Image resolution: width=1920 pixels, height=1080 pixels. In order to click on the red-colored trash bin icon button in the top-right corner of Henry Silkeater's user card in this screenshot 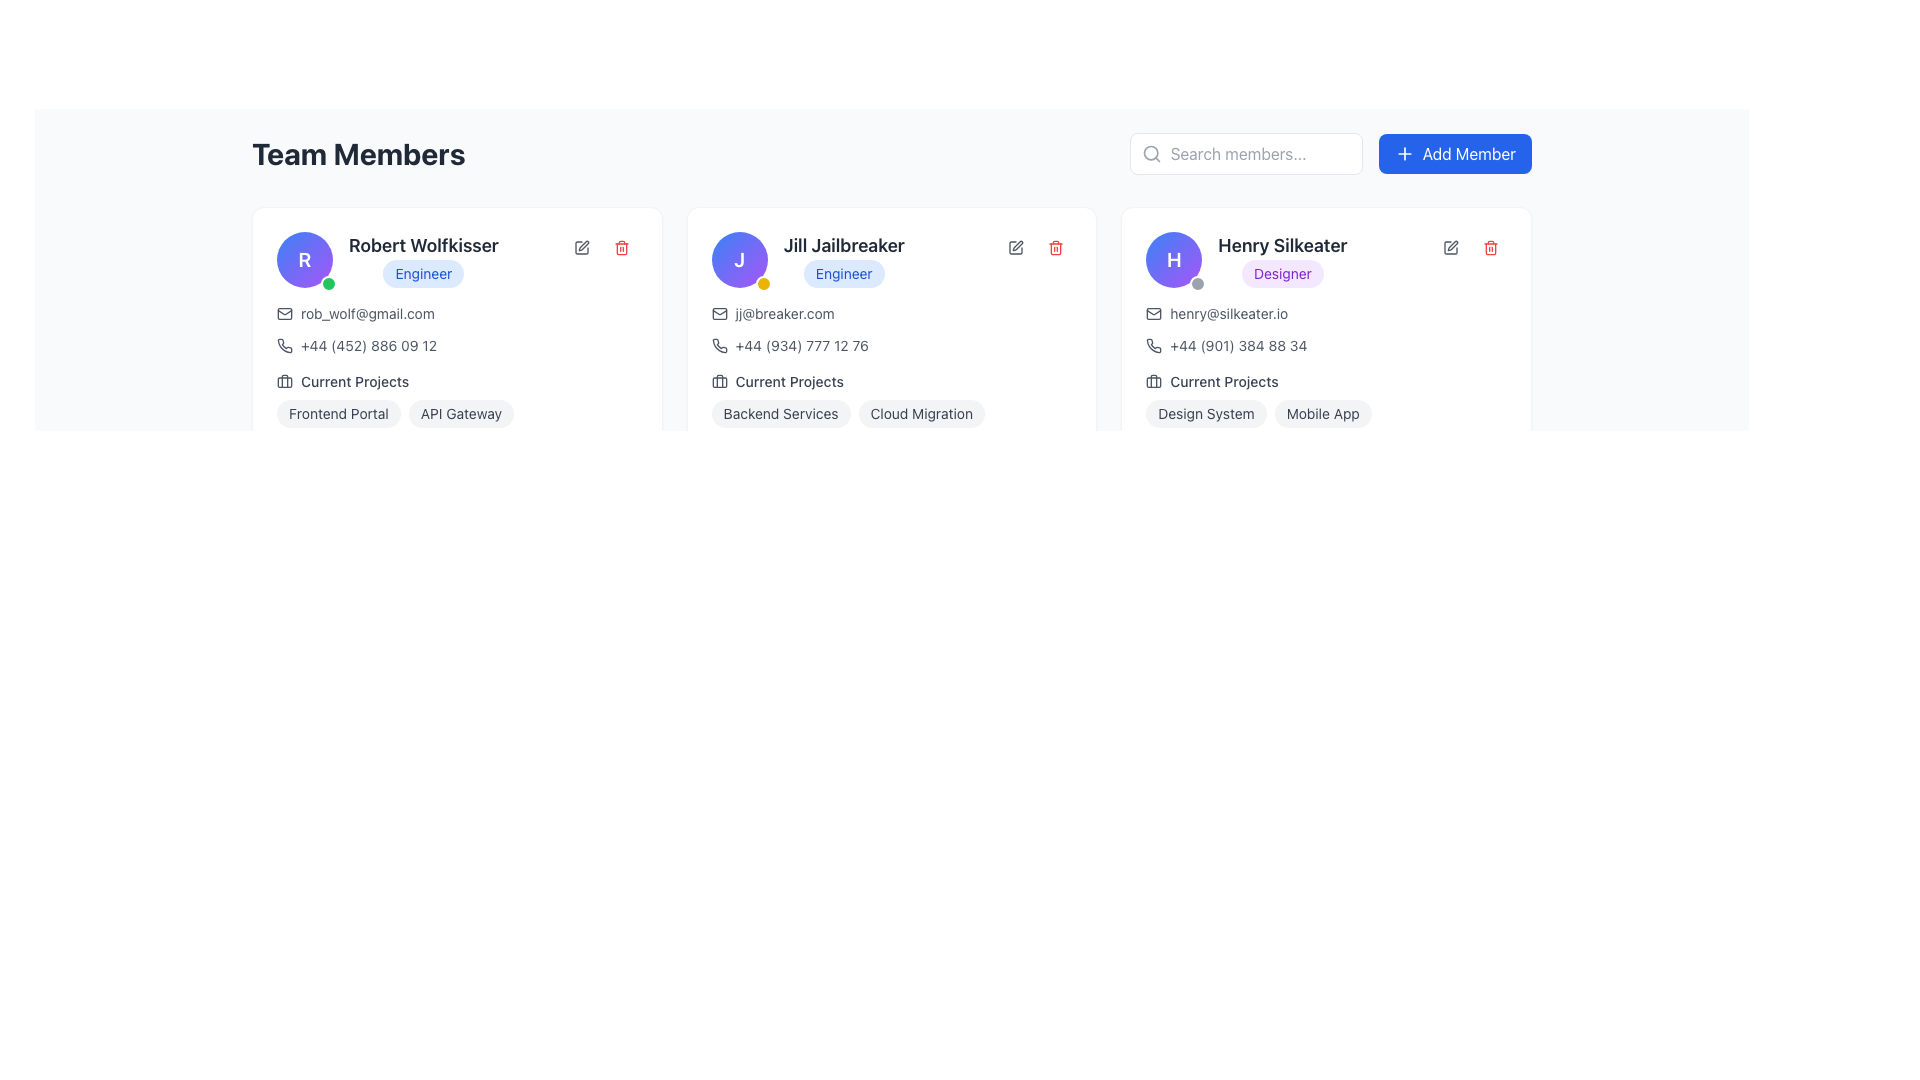, I will do `click(1491, 246)`.